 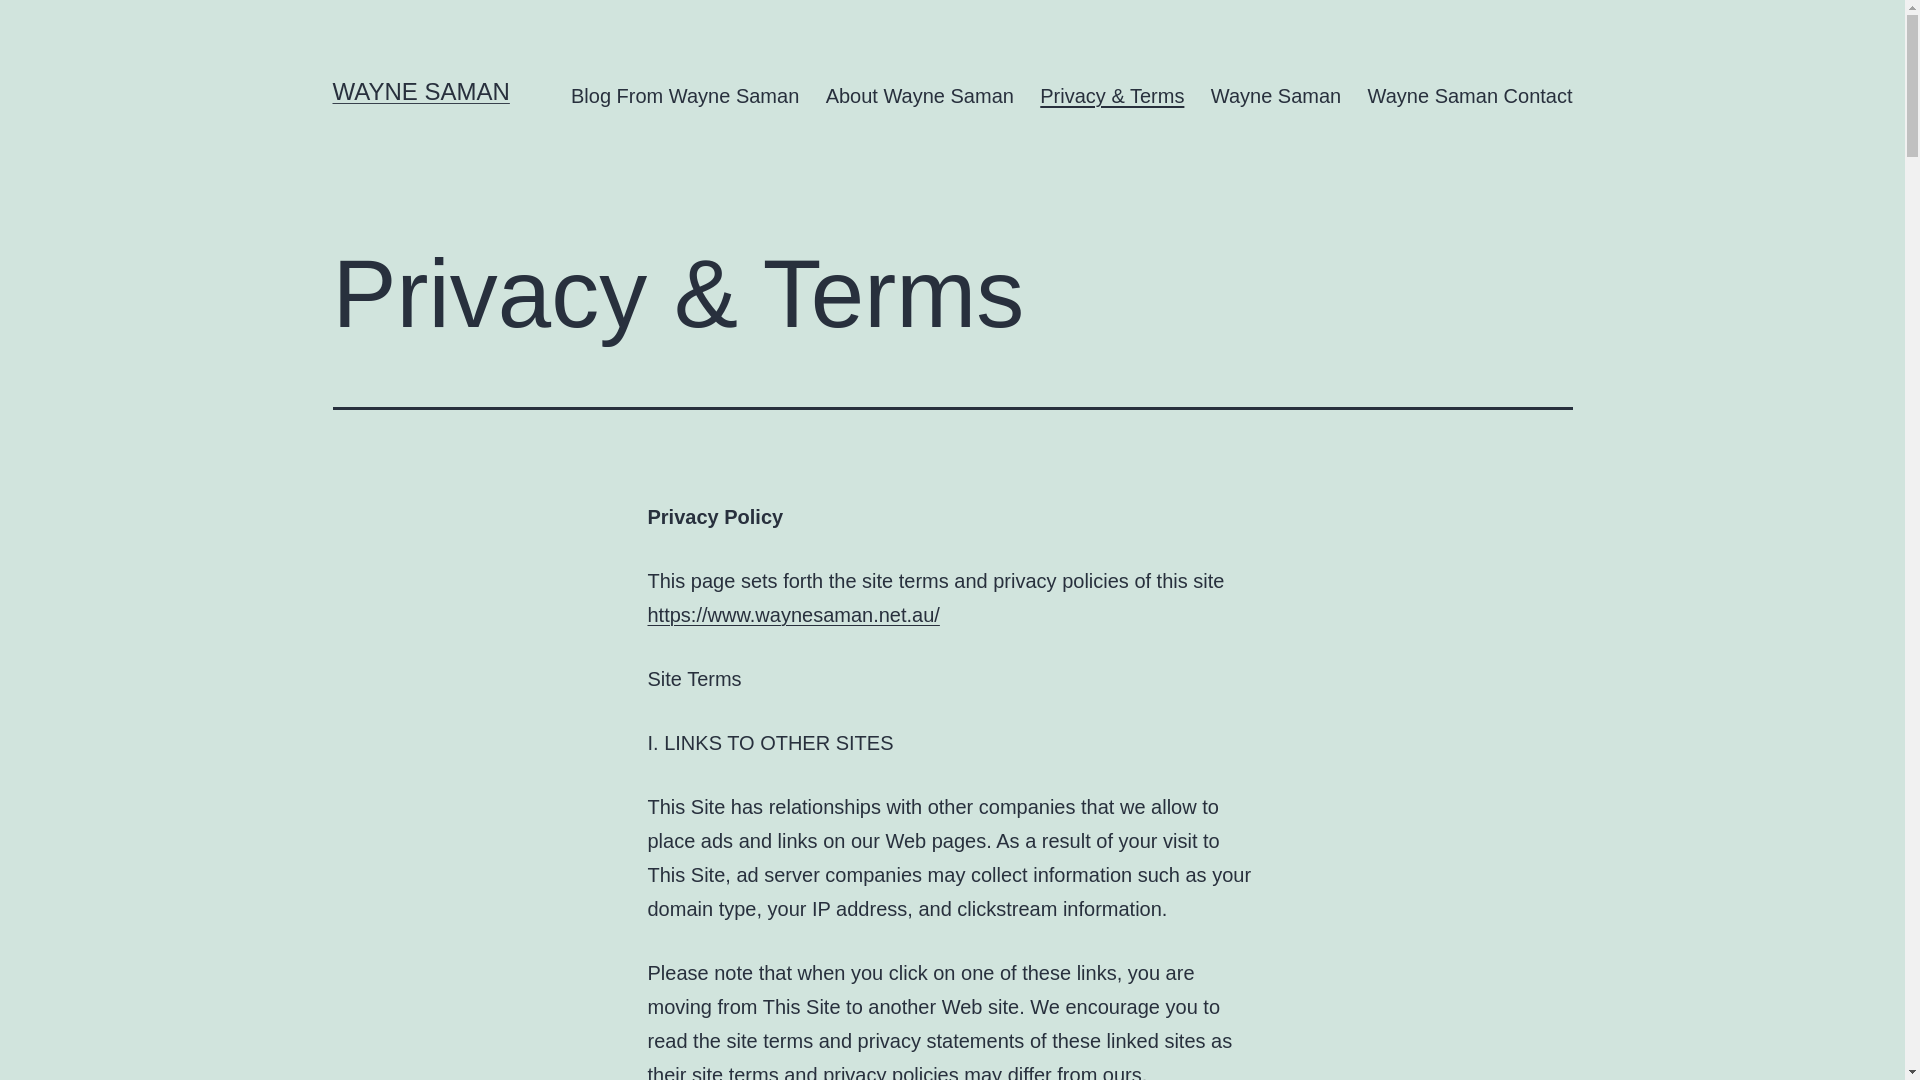 What do you see at coordinates (918, 96) in the screenshot?
I see `'About Wayne Saman'` at bounding box center [918, 96].